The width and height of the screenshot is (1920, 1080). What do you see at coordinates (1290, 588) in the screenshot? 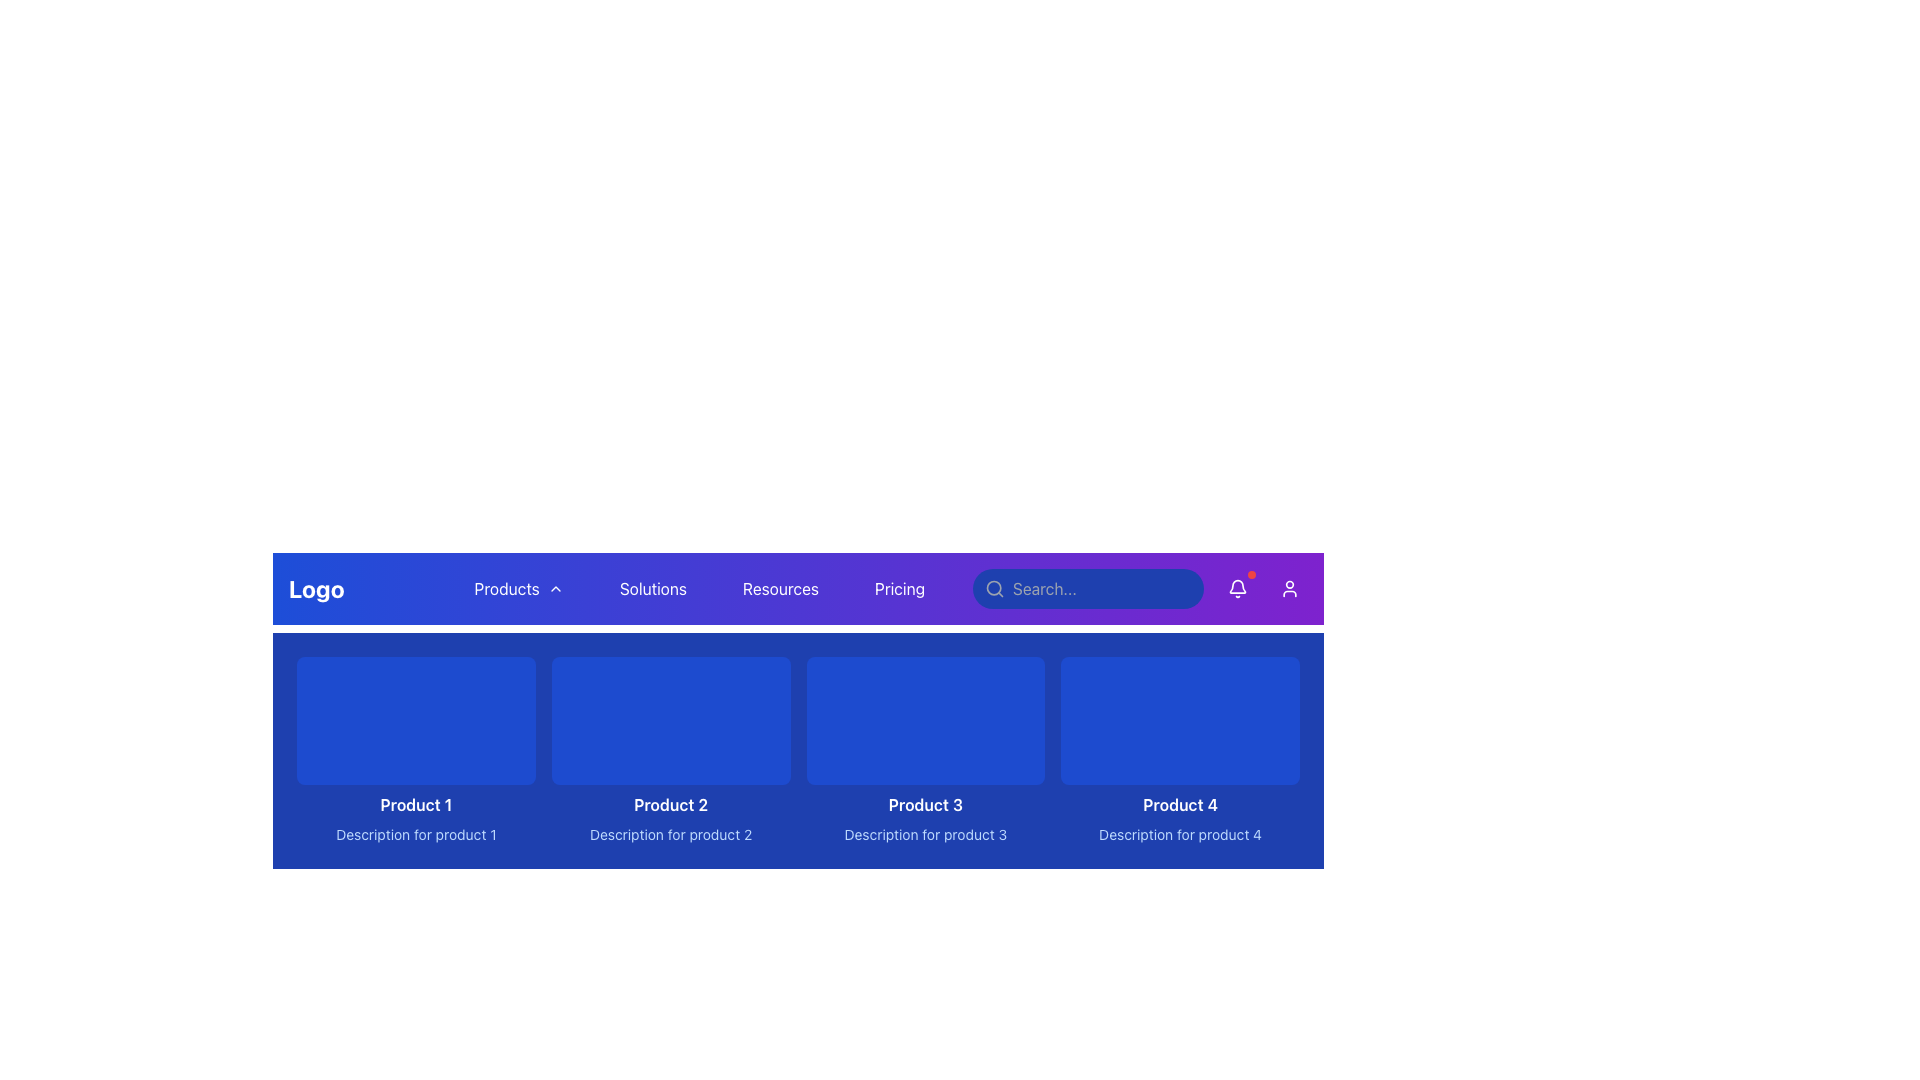
I see `the user profile SVG icon located at the top-right corner of the interface` at bounding box center [1290, 588].